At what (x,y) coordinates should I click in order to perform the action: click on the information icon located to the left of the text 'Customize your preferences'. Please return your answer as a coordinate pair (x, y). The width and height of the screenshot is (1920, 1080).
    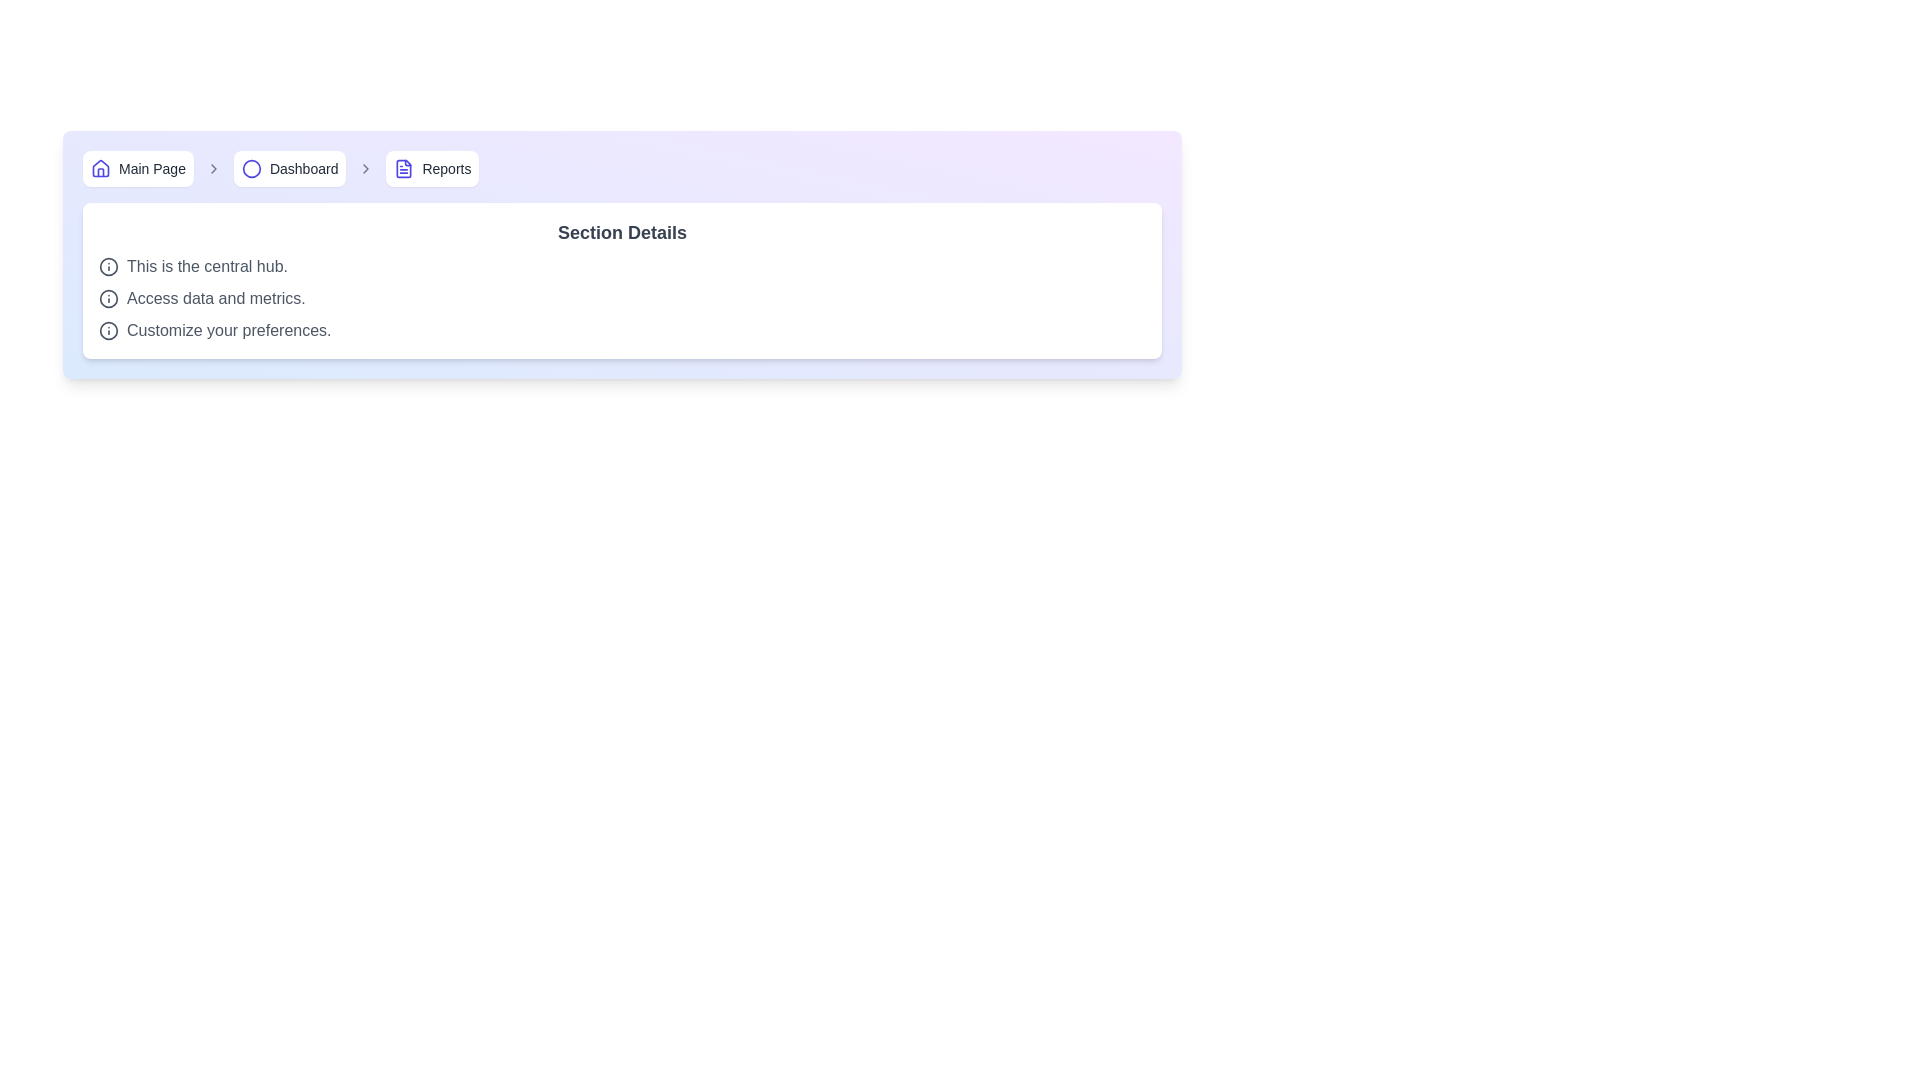
    Looking at the image, I should click on (108, 330).